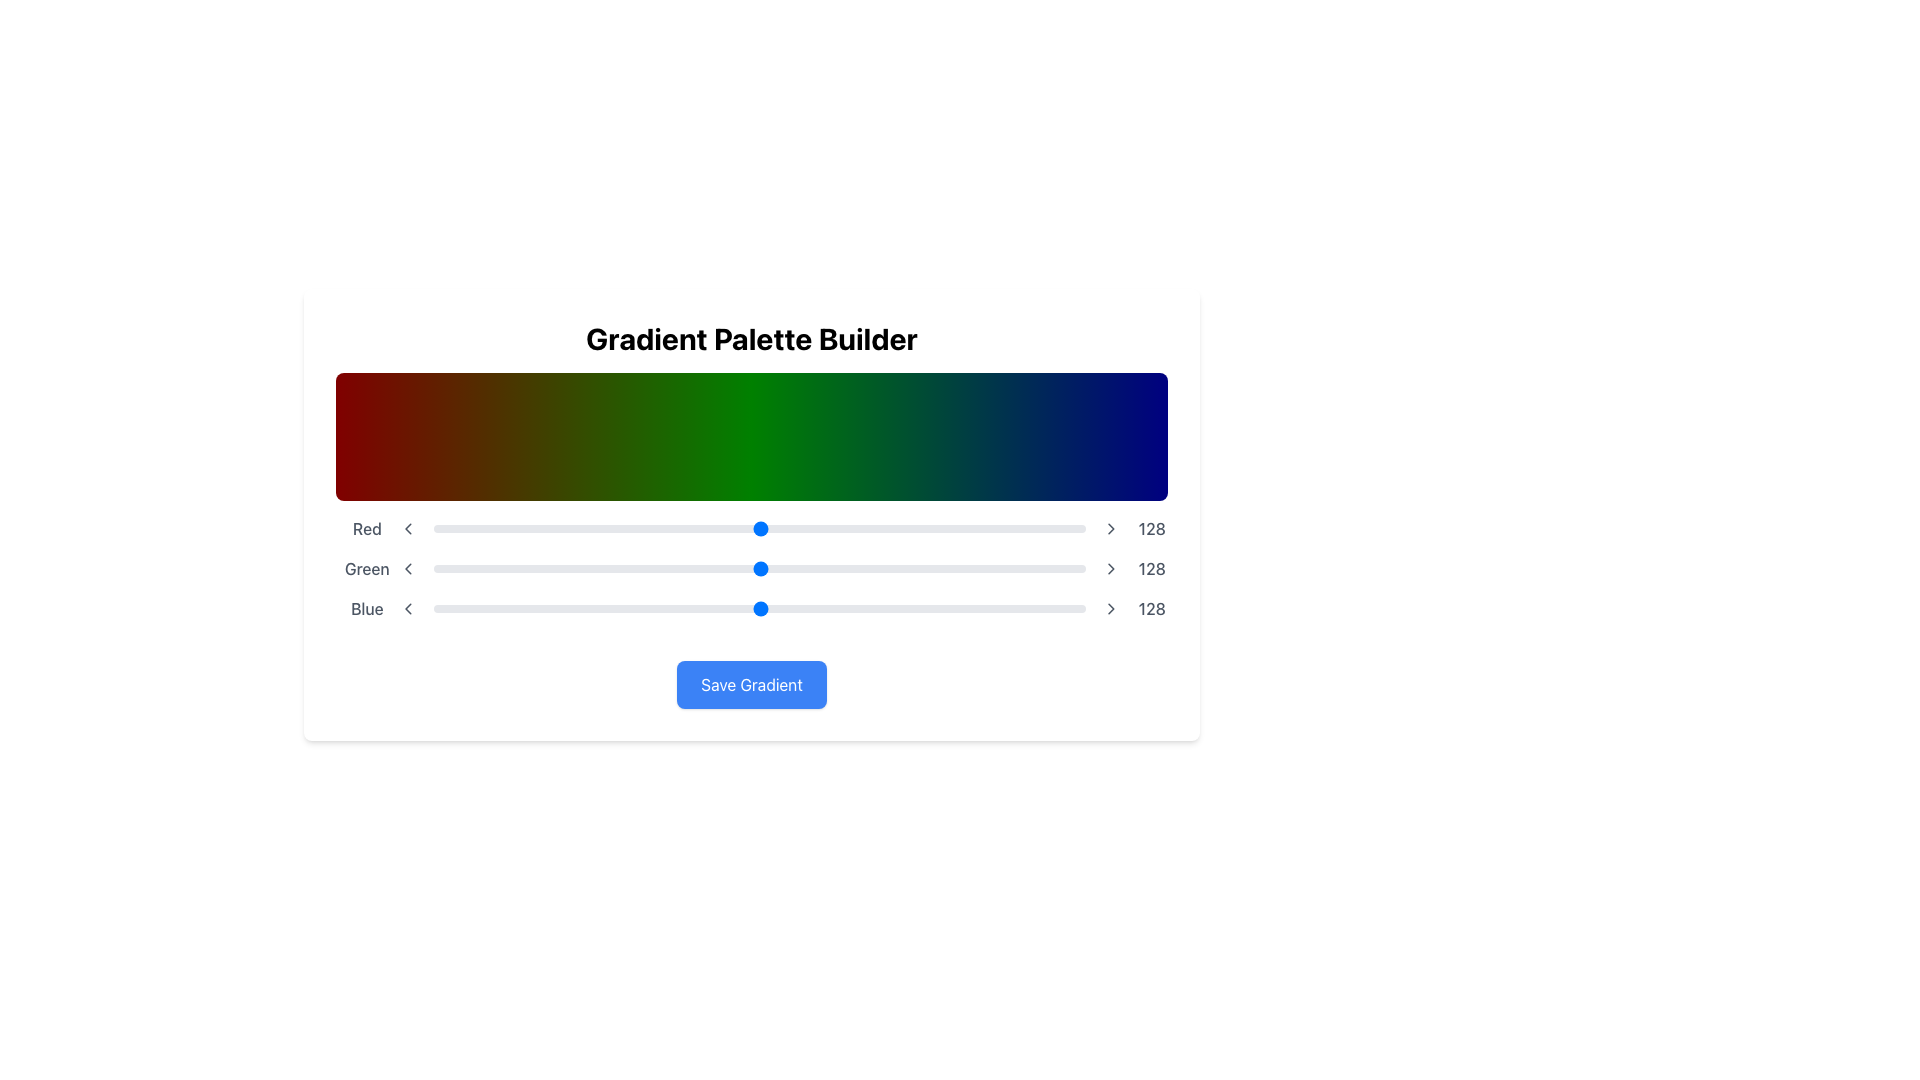  I want to click on the left-pointing chevron button next to the 'Green' label to observe its styling changes, so click(407, 569).